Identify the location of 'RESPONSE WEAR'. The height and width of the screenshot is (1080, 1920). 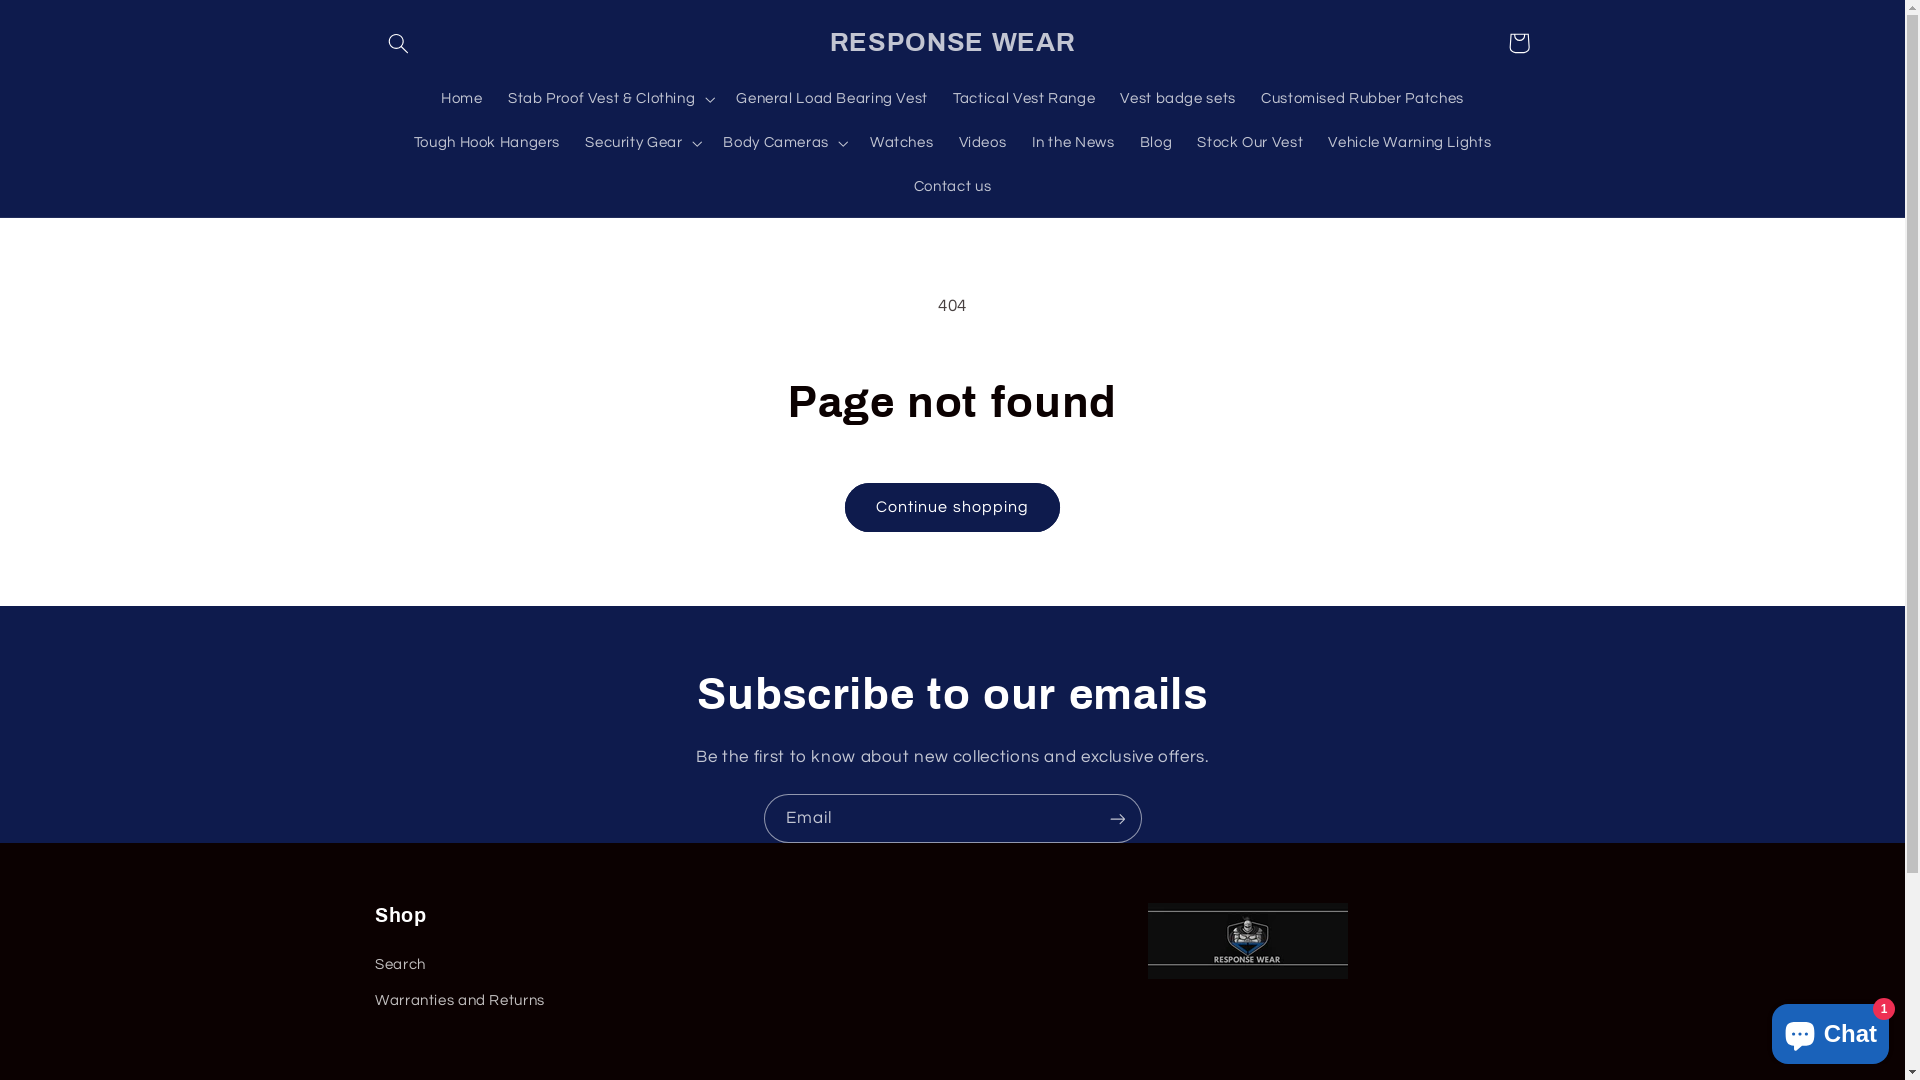
(951, 42).